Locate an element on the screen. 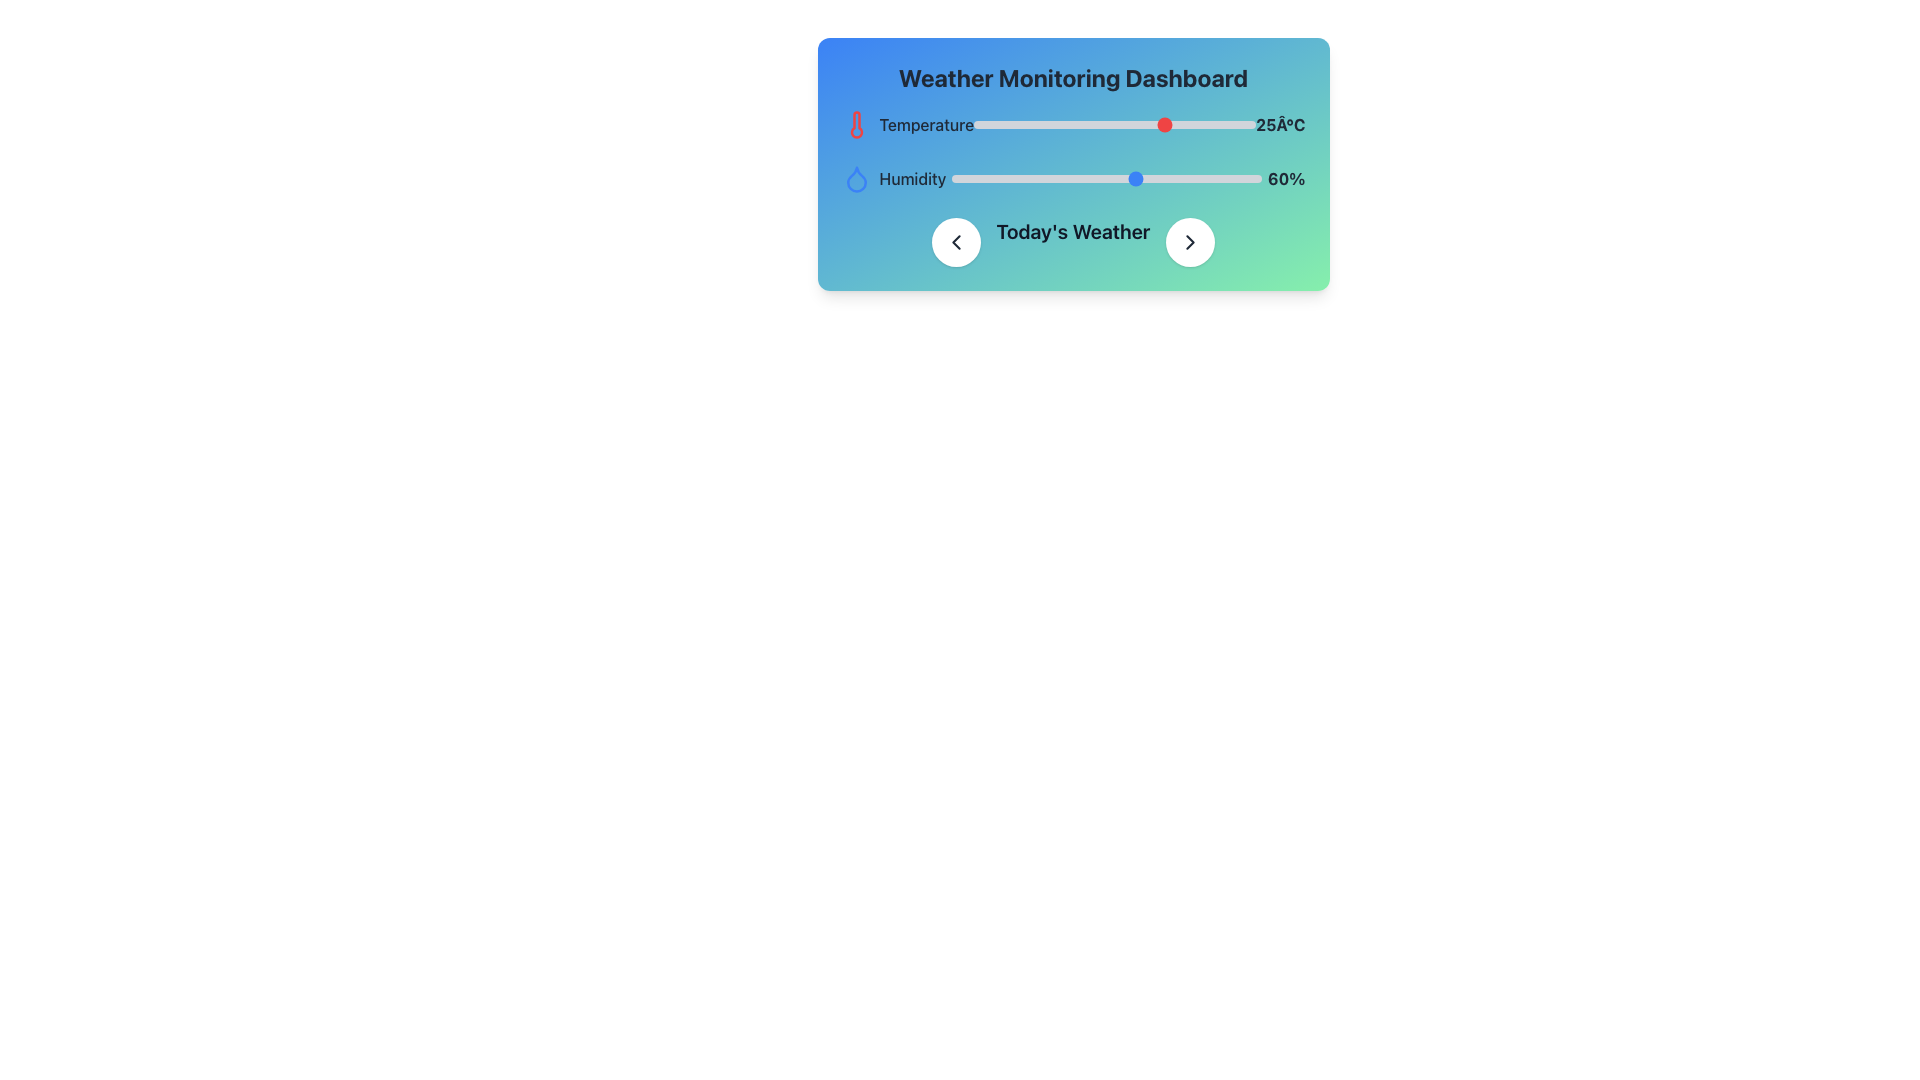  the section title label that indicates today's weather conditions, located within the weather summary panel, beneath the temperature and humidity display bars is located at coordinates (1072, 241).